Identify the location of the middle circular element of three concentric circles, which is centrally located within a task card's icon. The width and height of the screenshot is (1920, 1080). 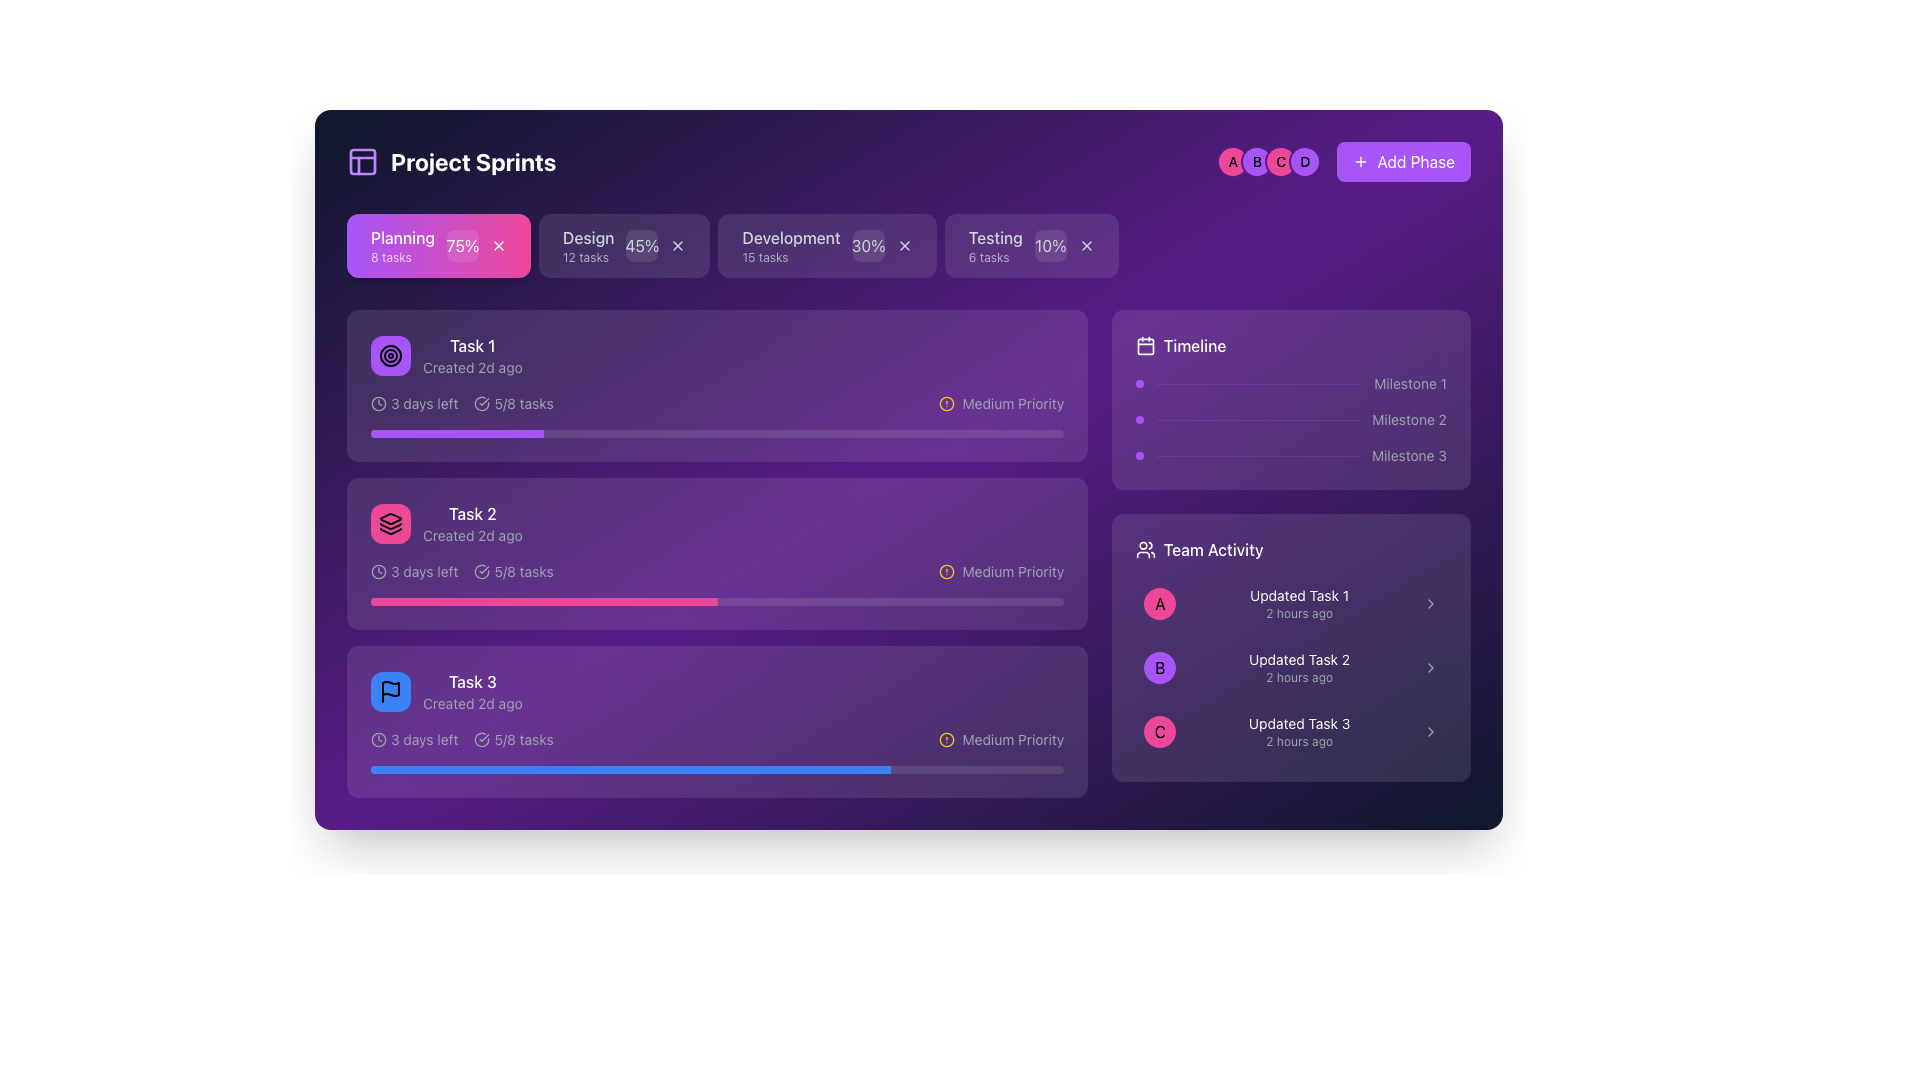
(390, 354).